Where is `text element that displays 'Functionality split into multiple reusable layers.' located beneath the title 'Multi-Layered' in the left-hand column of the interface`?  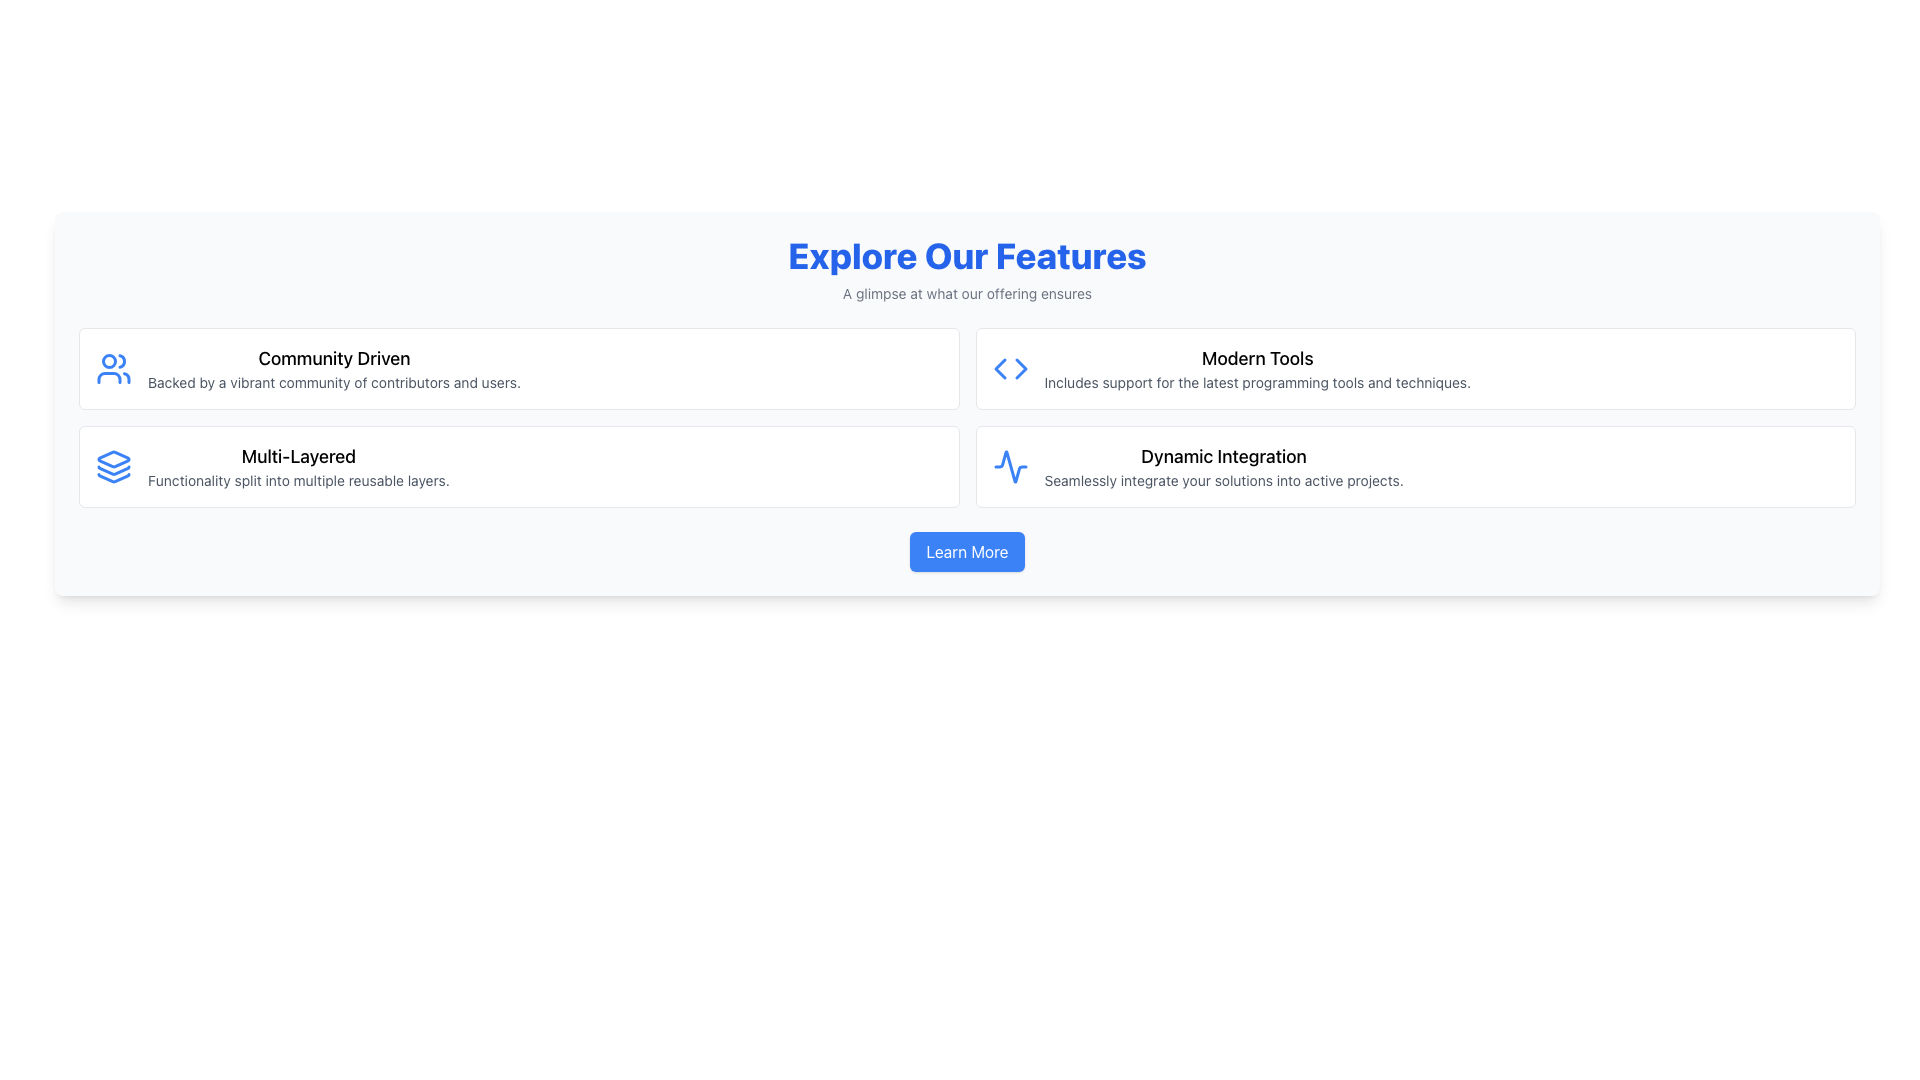 text element that displays 'Functionality split into multiple reusable layers.' located beneath the title 'Multi-Layered' in the left-hand column of the interface is located at coordinates (297, 481).